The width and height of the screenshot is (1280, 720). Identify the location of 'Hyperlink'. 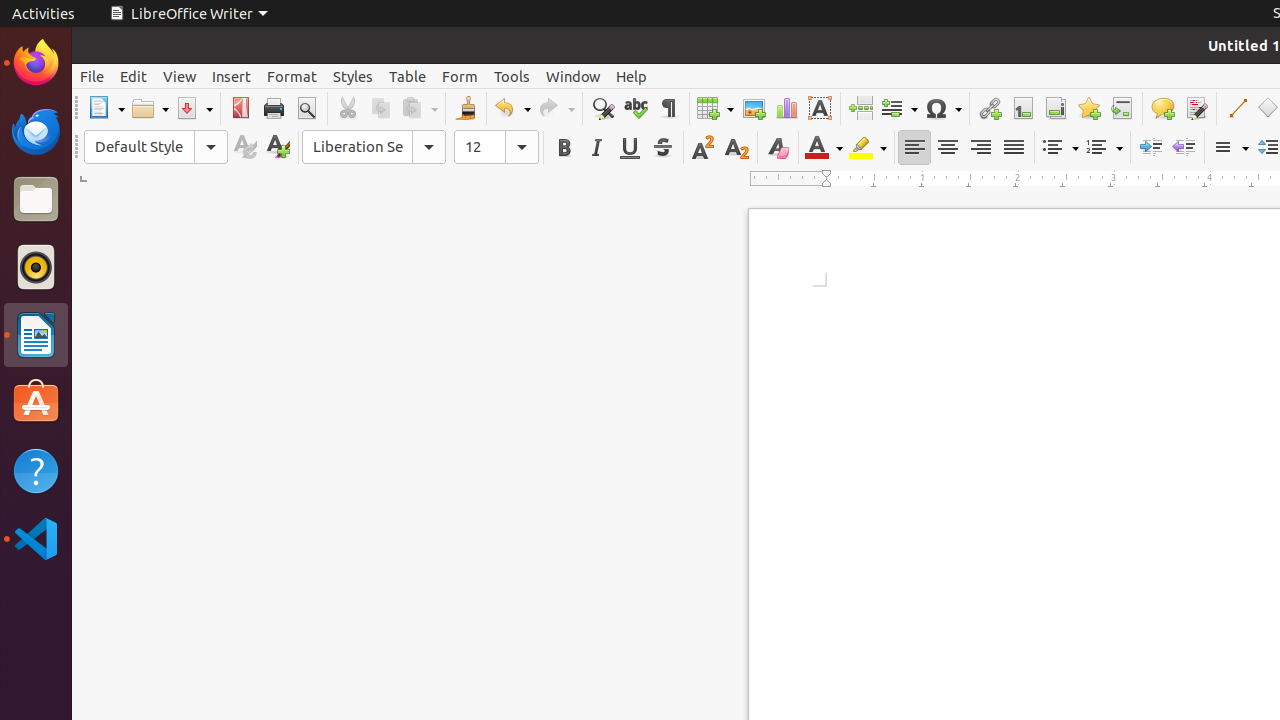
(989, 108).